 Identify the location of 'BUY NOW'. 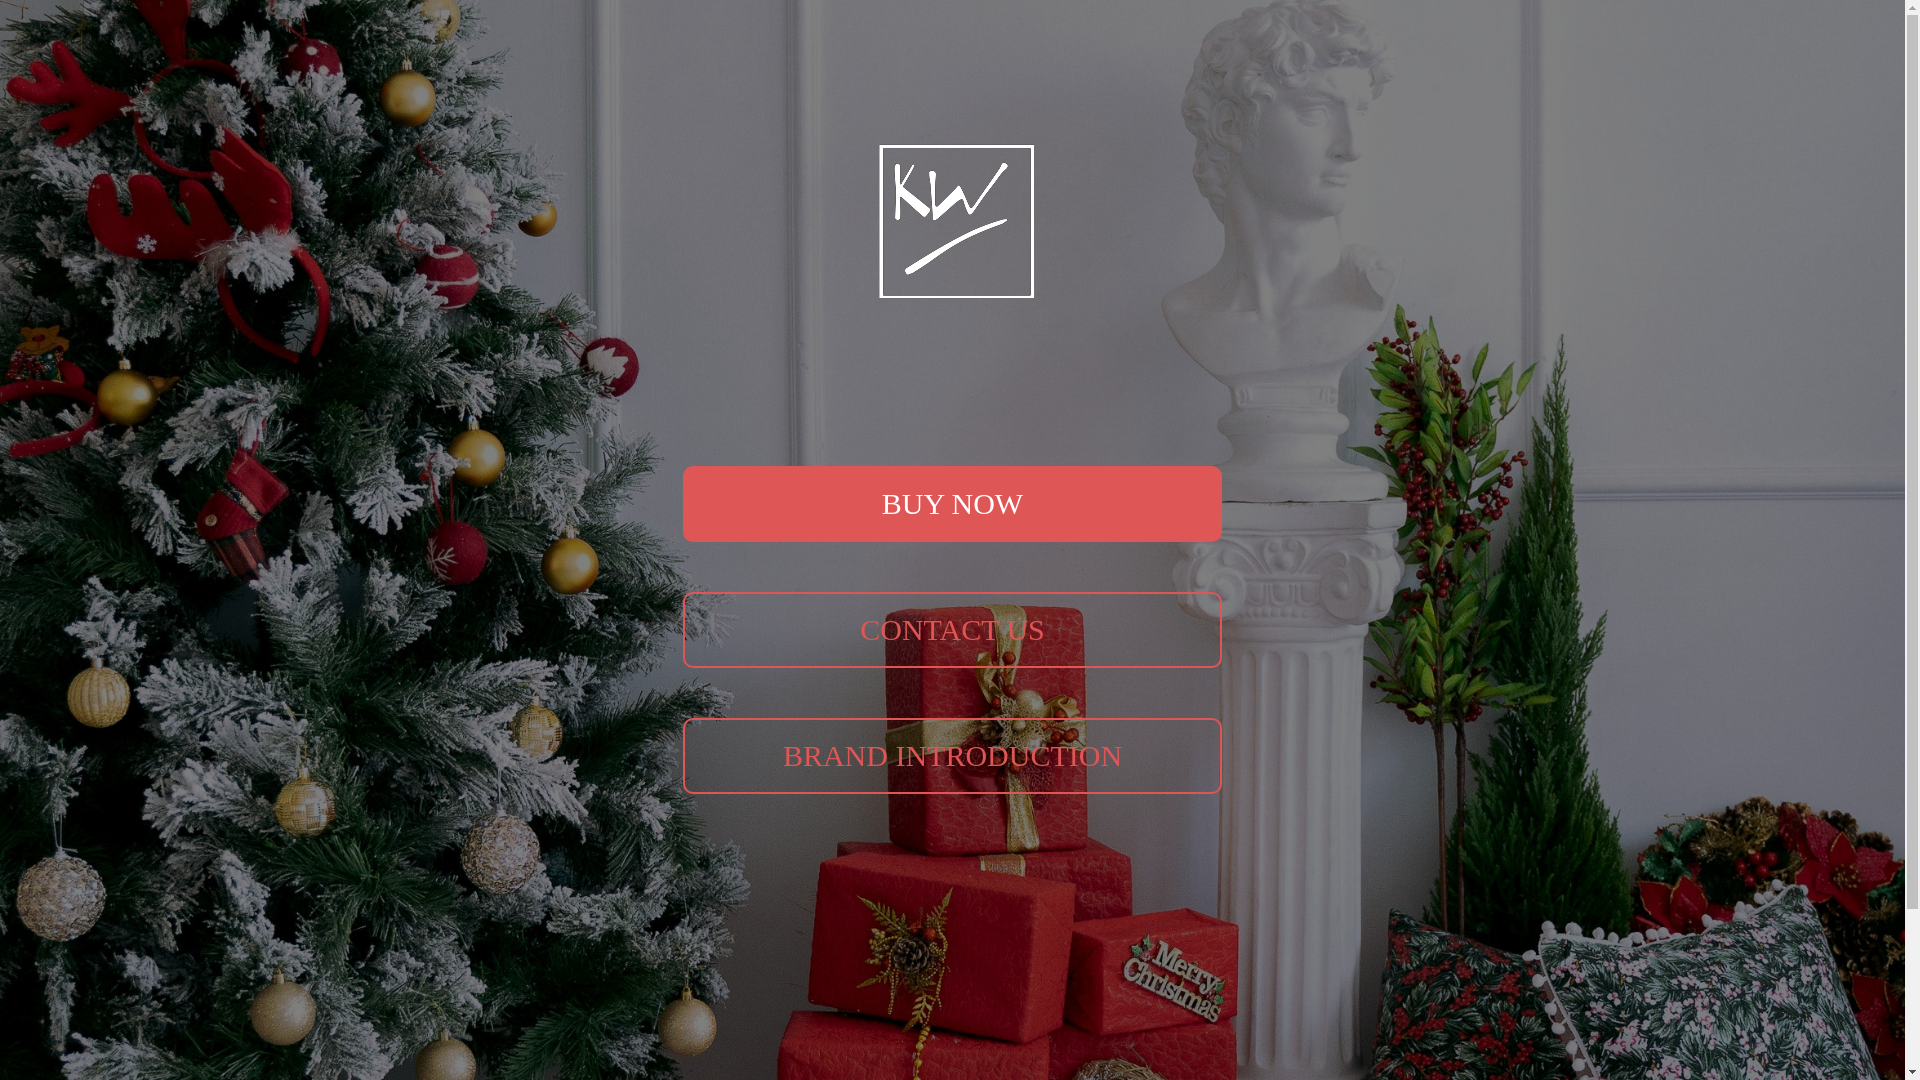
(951, 503).